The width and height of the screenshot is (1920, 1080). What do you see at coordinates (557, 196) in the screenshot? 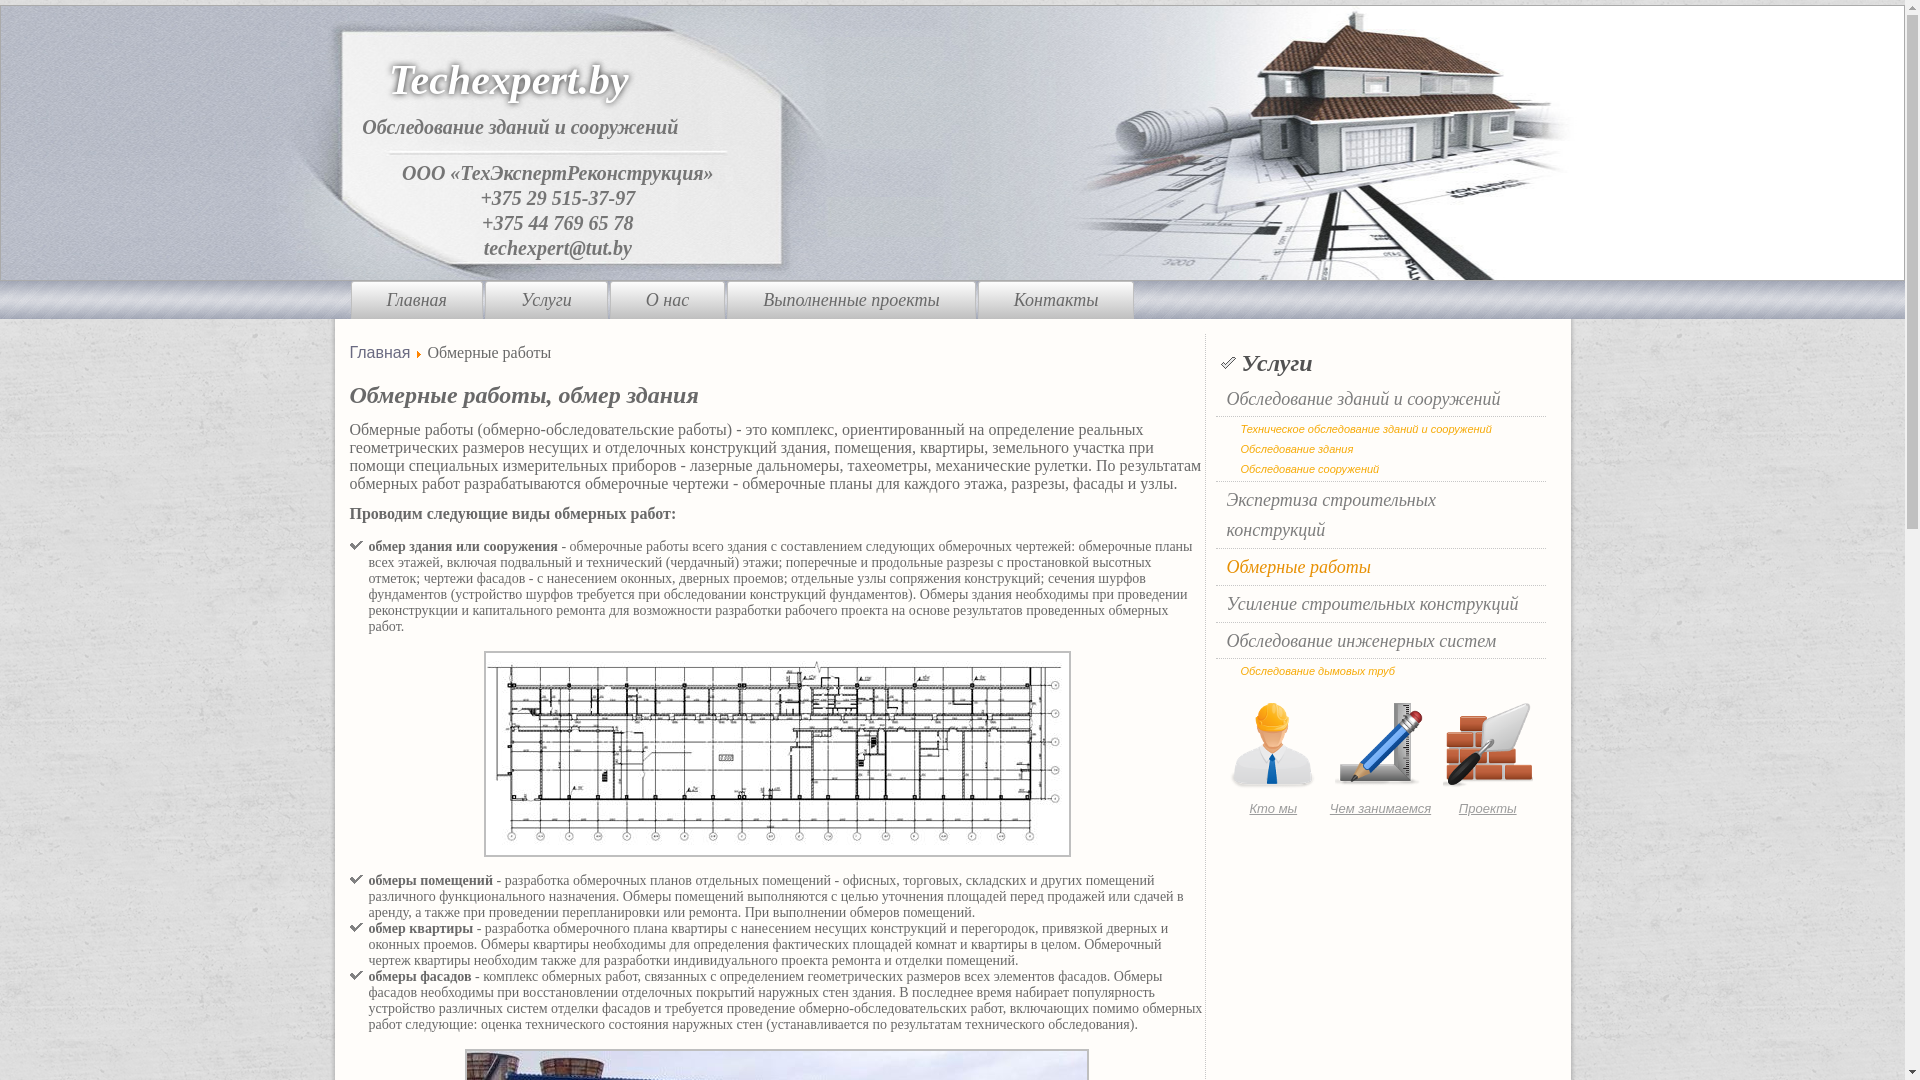
I see `'+375 29 515-37-97'` at bounding box center [557, 196].